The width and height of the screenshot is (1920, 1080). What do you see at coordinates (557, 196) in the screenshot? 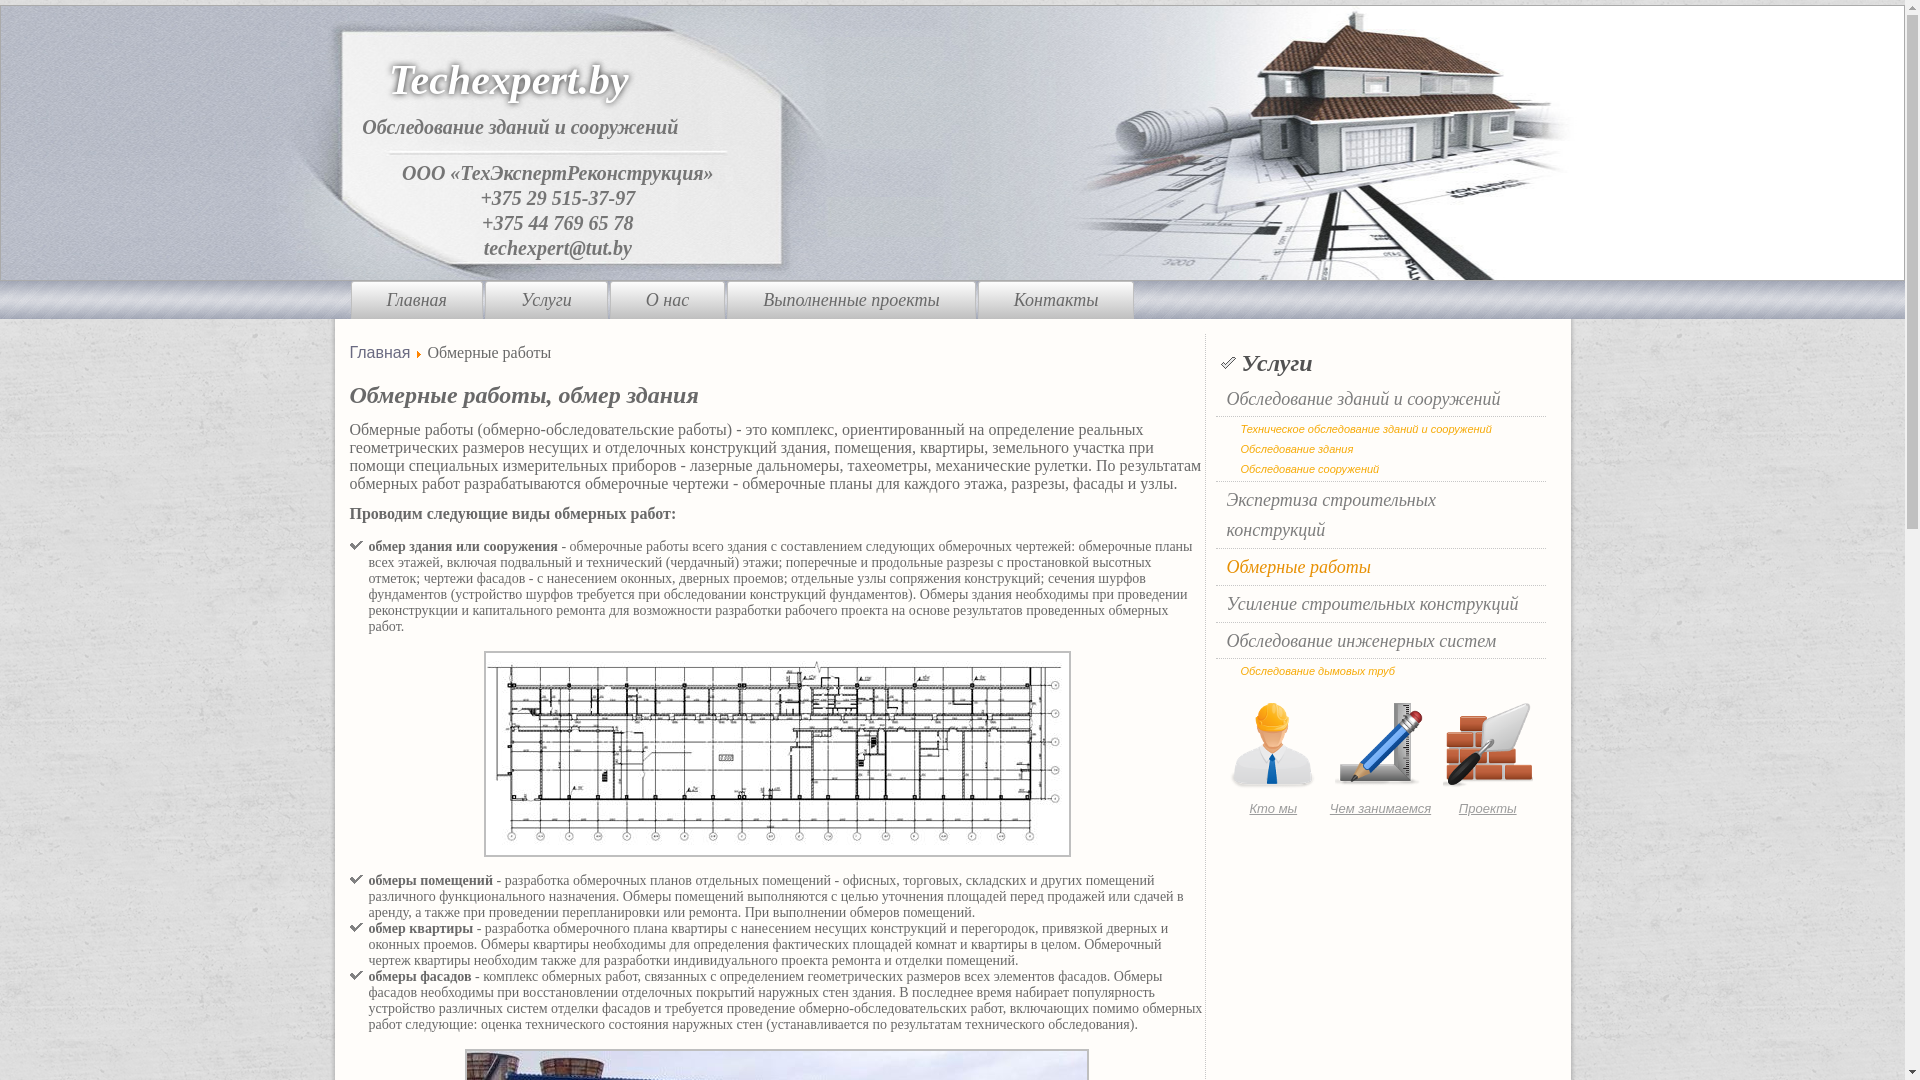
I see `'+375 29 515-37-97'` at bounding box center [557, 196].